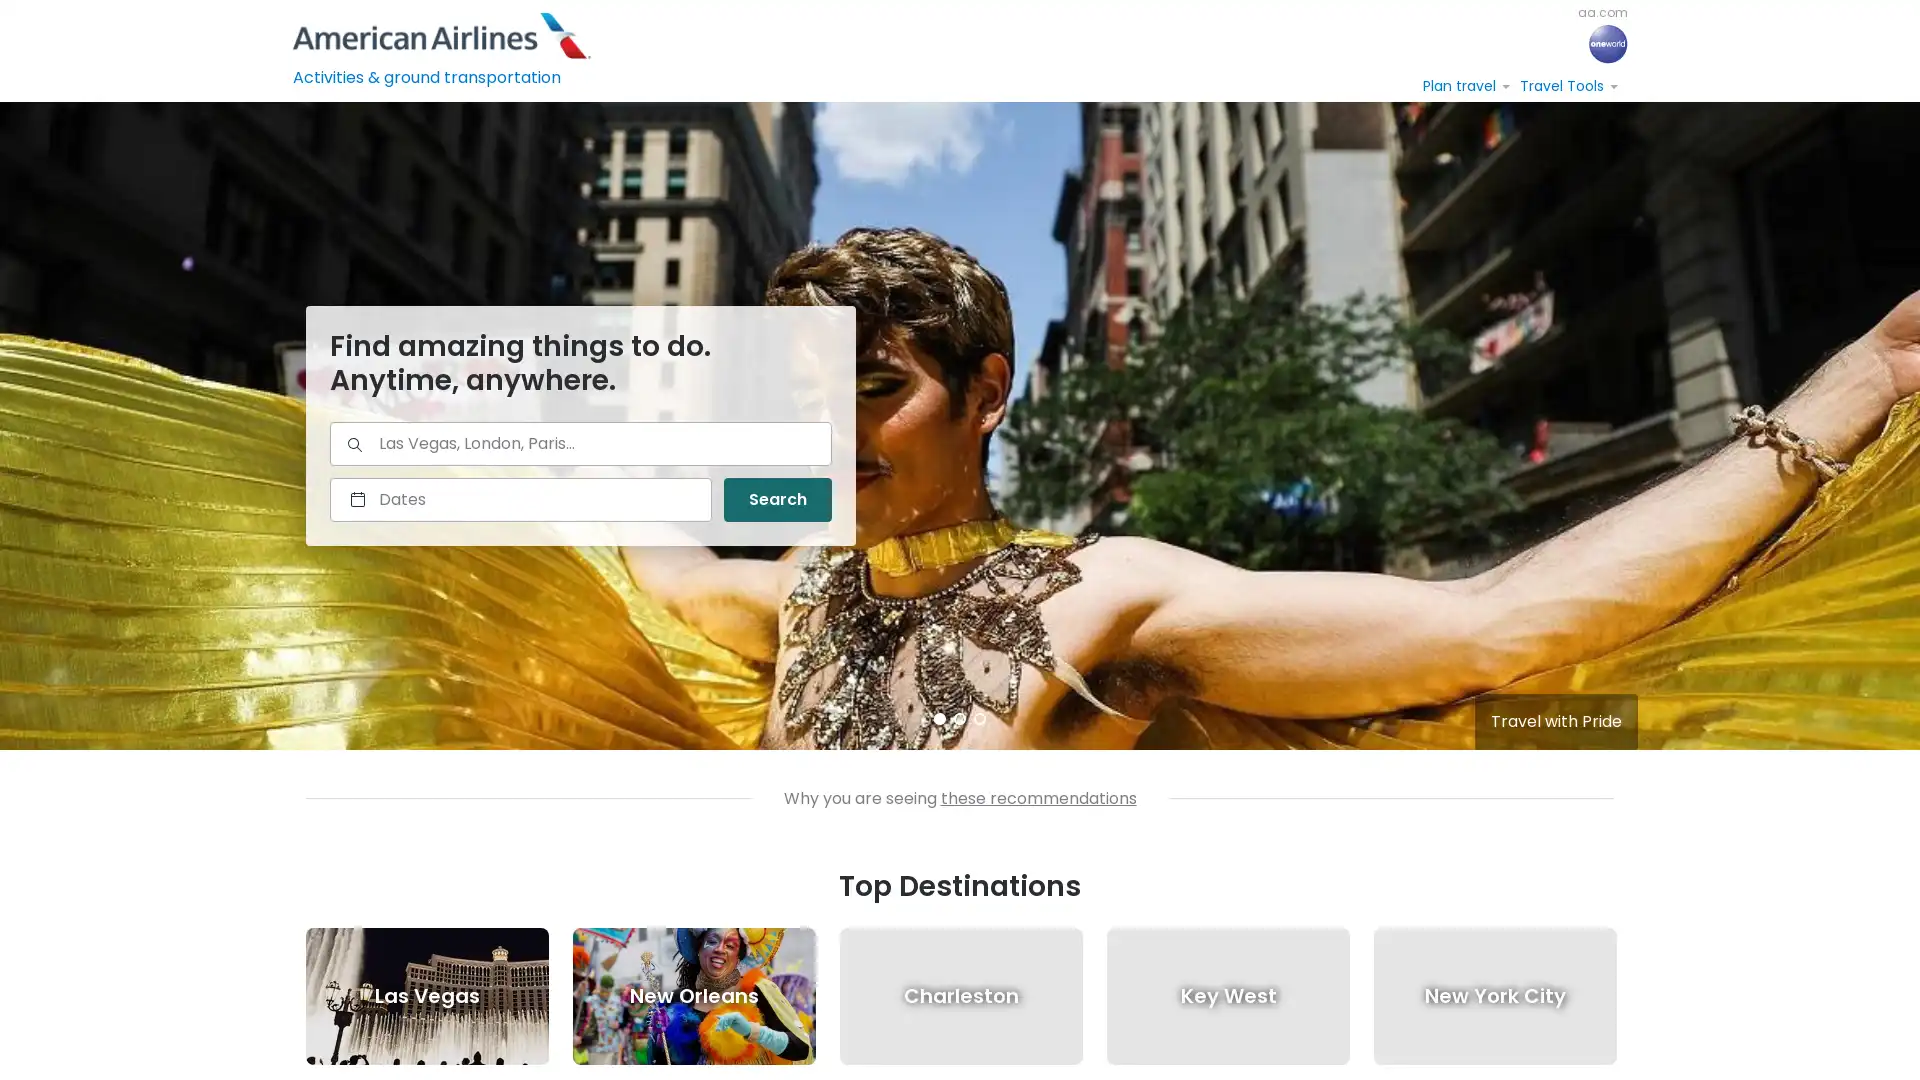 The height and width of the screenshot is (1080, 1920). I want to click on 1, so click(939, 431).